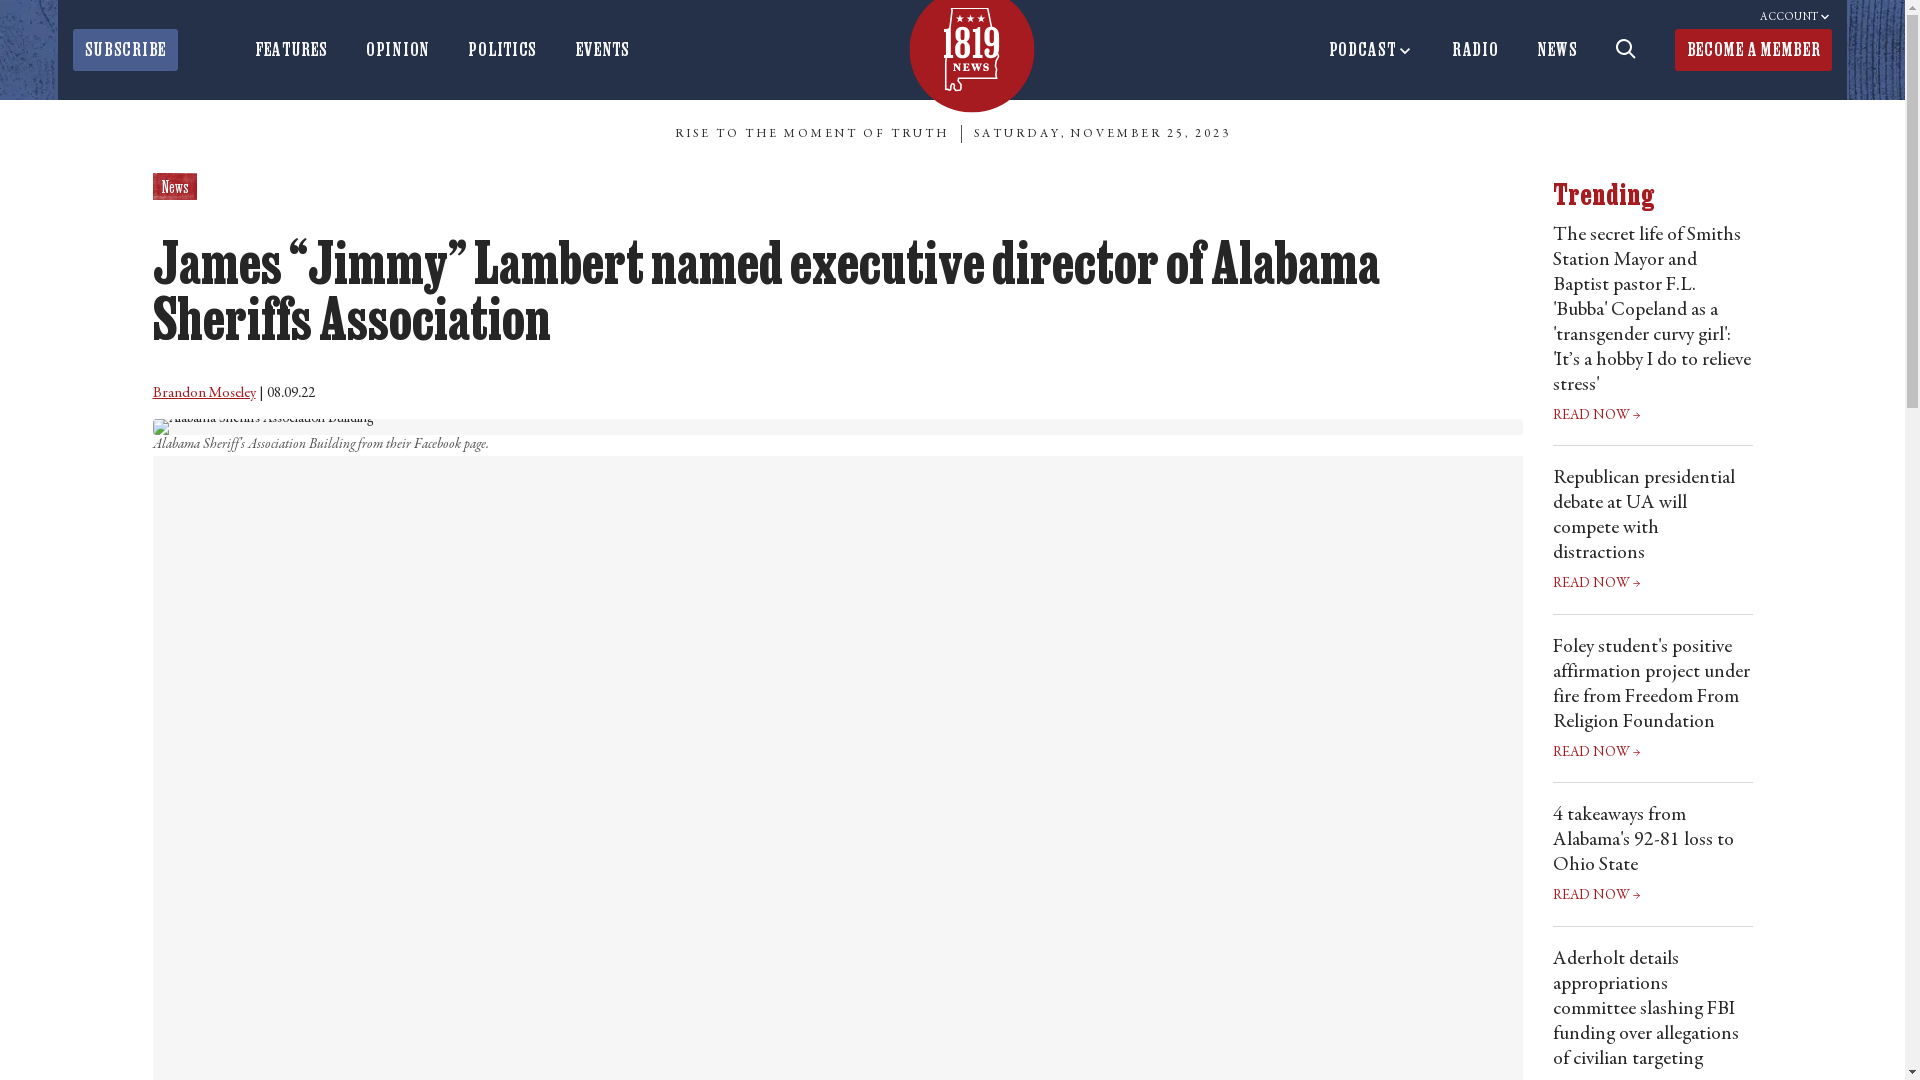 The height and width of the screenshot is (1080, 1920). Describe the element at coordinates (1535, 49) in the screenshot. I see `'NEWS'` at that location.